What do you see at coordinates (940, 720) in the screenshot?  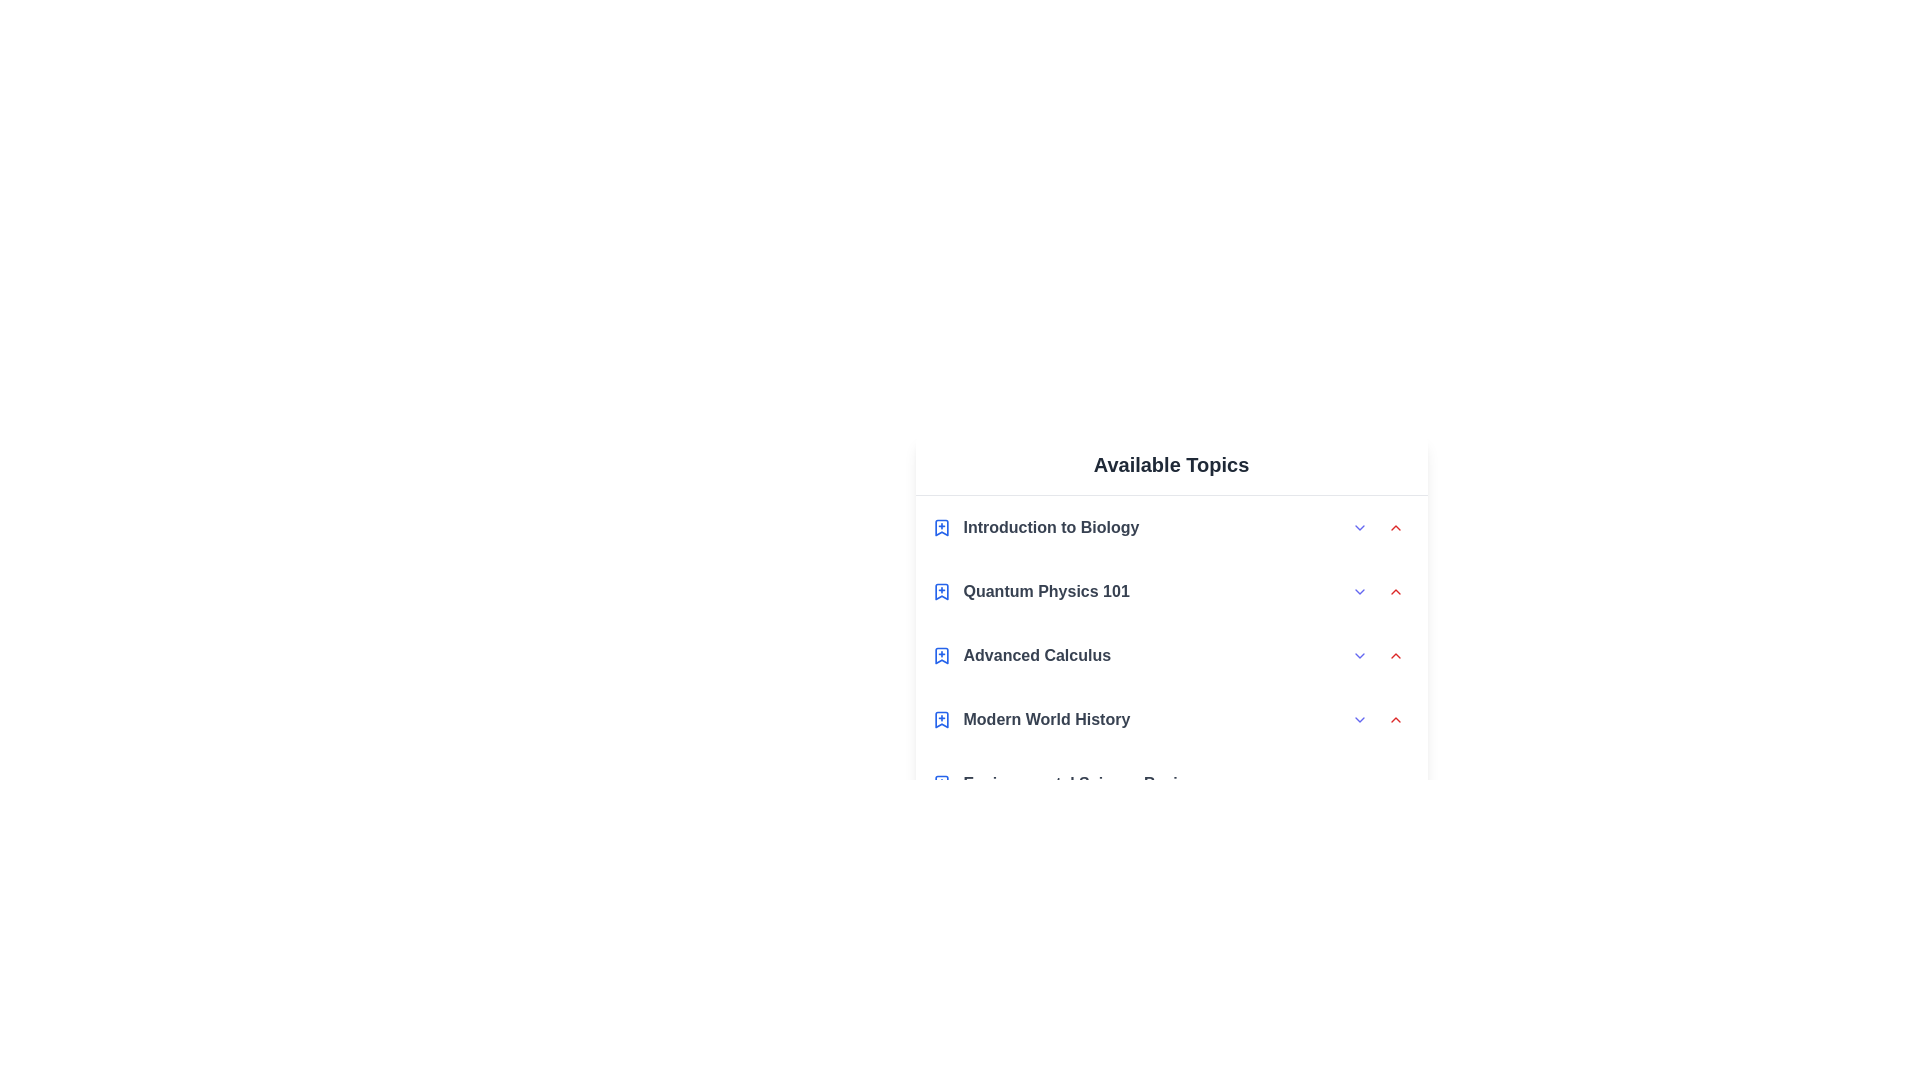 I see `the bookmark icon of the topic Modern World History` at bounding box center [940, 720].